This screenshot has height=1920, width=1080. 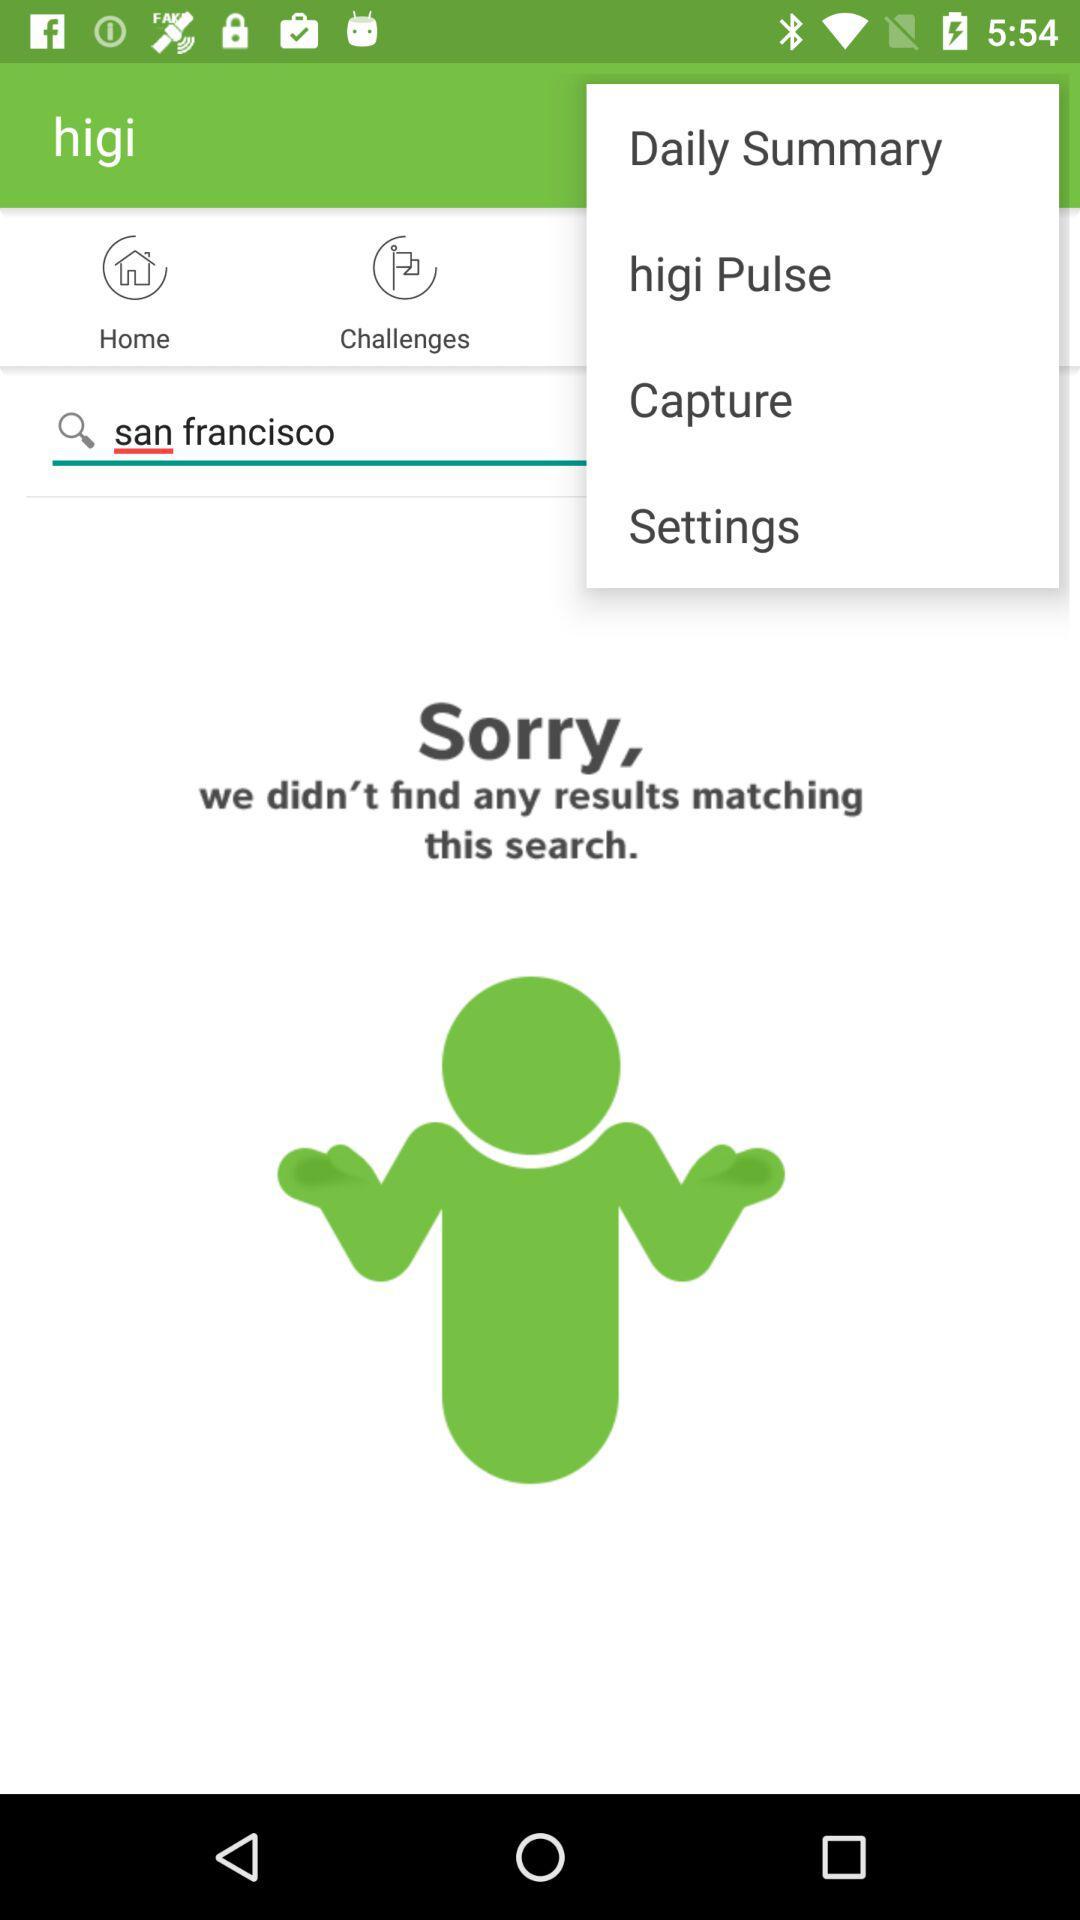 What do you see at coordinates (1014, 430) in the screenshot?
I see `the minus icon` at bounding box center [1014, 430].